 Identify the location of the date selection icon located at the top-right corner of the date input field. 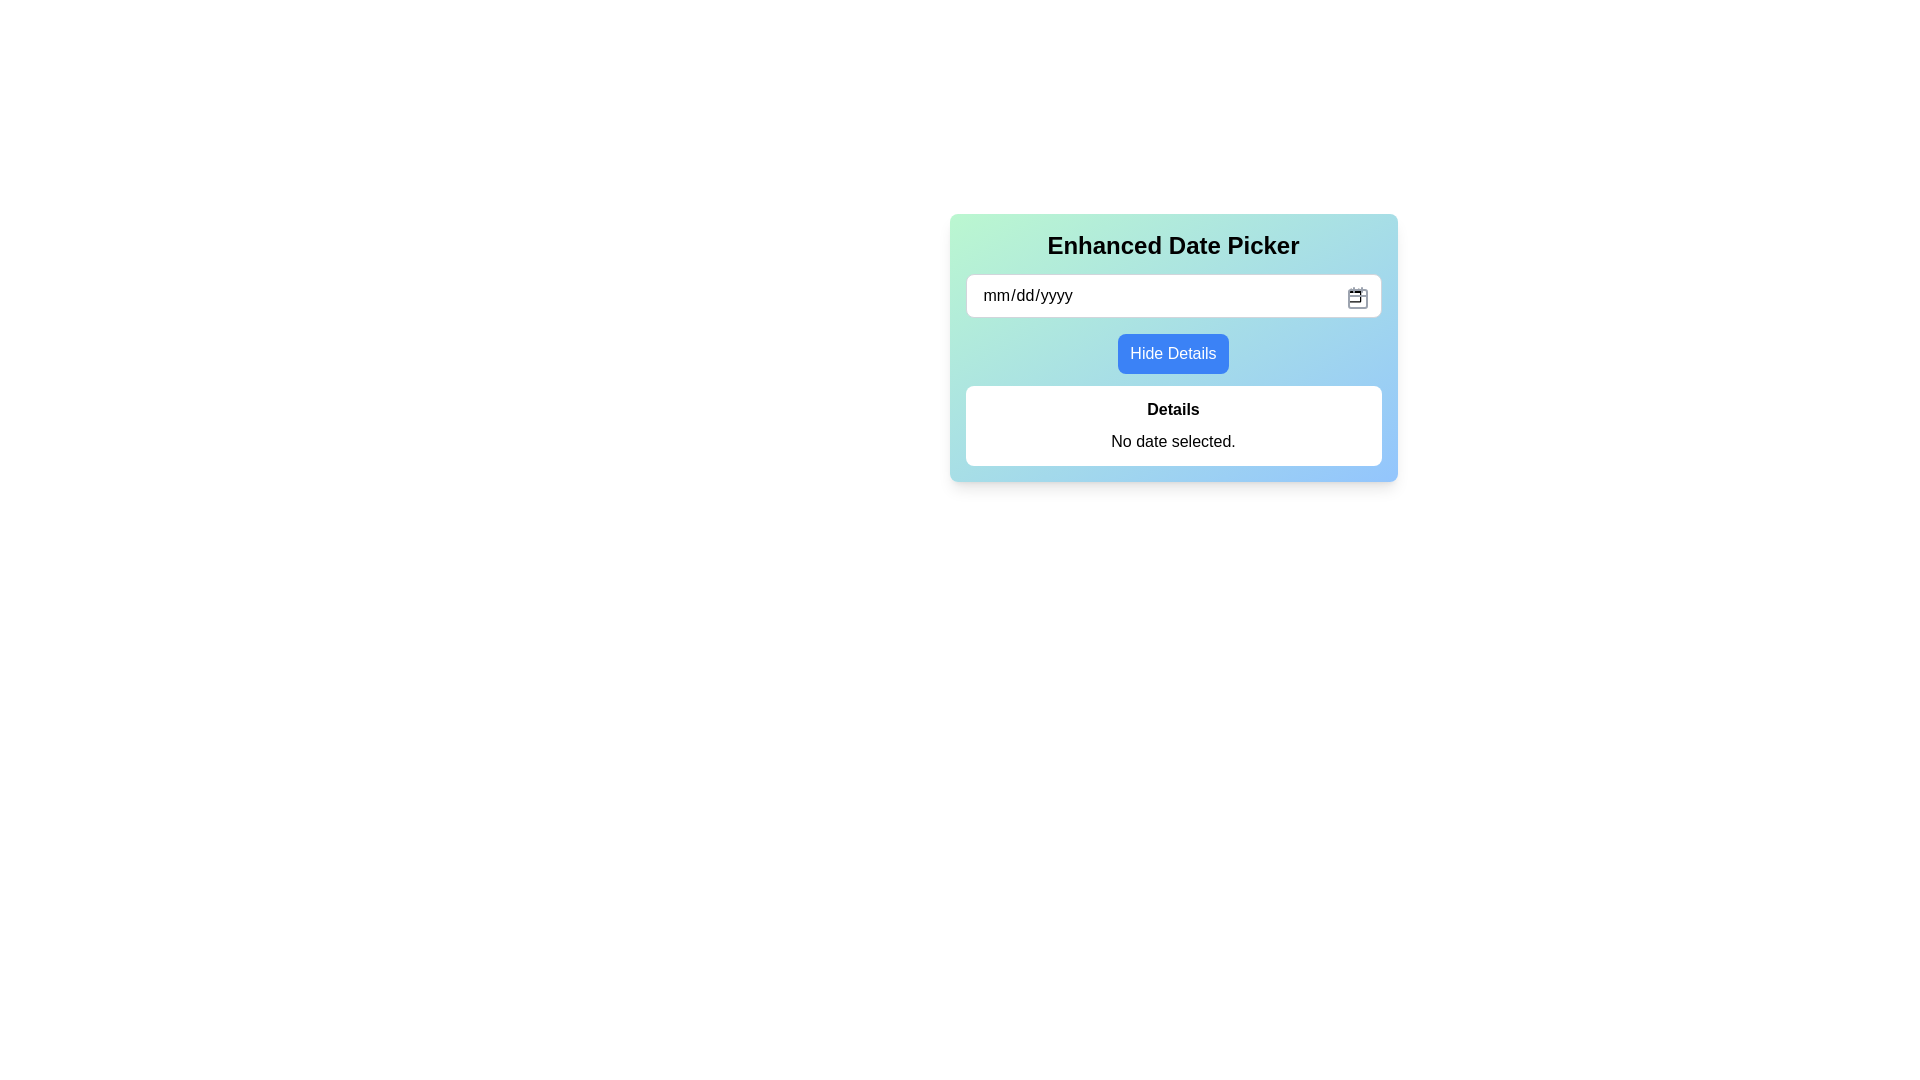
(1357, 297).